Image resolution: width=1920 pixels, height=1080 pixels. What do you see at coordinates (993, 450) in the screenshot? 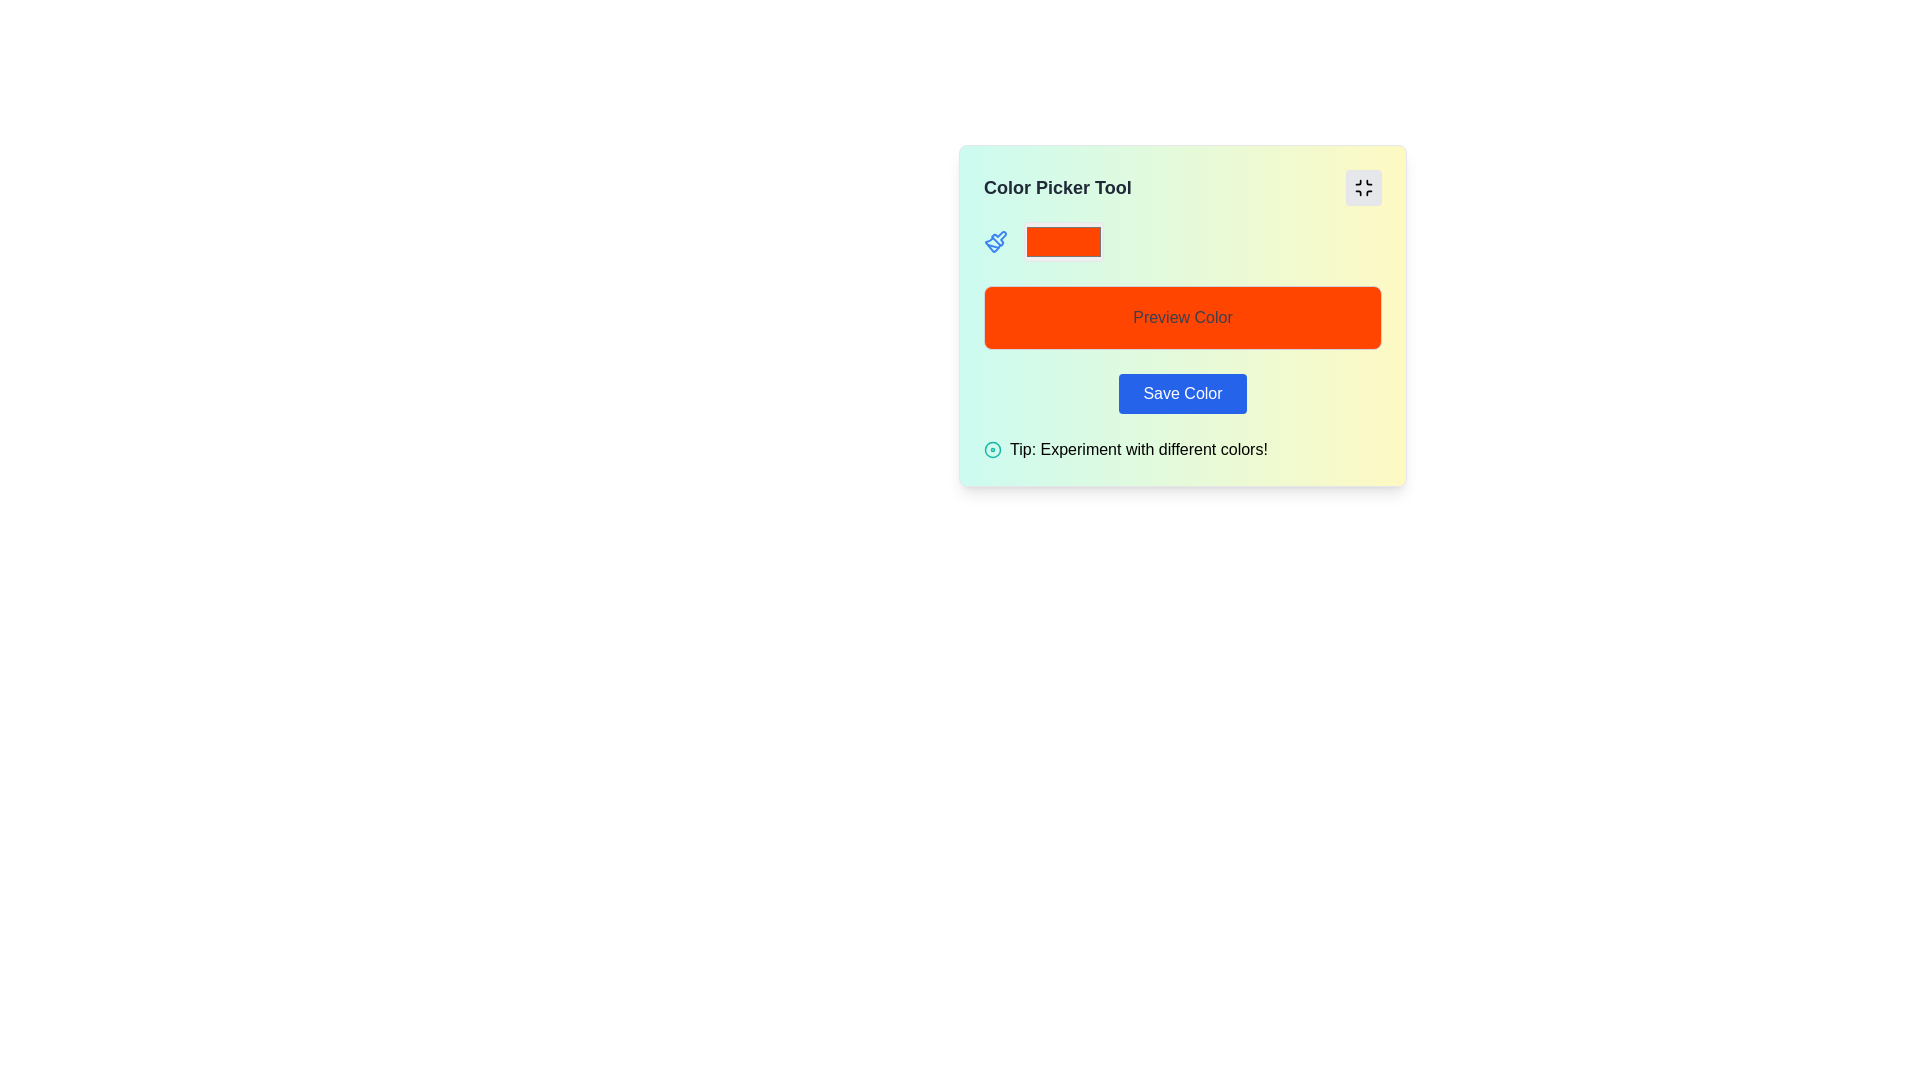
I see `the icon that serves as a visual cue indicating an important note or tip, located at the leftmost end of the grouping before the text 'Tip: Experiment with different colors!'` at bounding box center [993, 450].